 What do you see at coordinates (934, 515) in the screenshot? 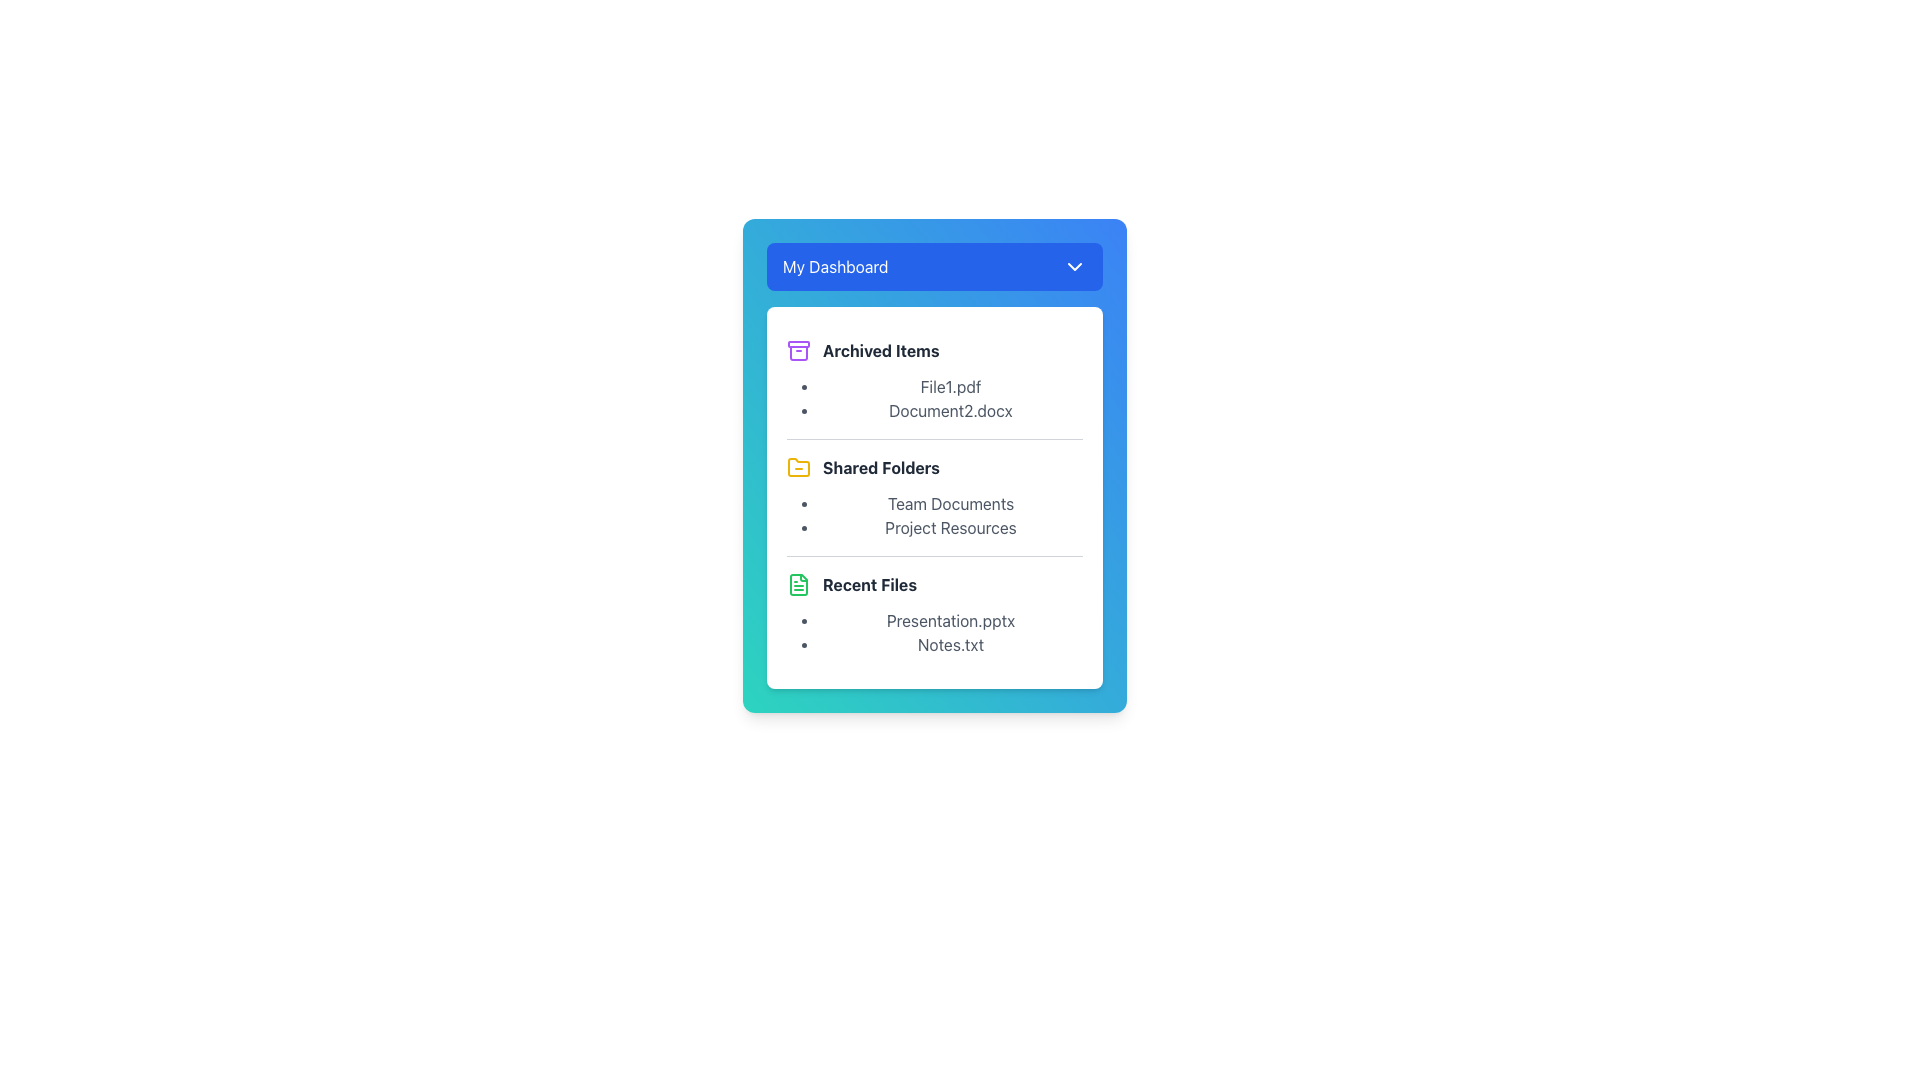
I see `items displayed in the bulleted list of shared folders, which includes 'Team Documents' and 'Project Resources', located below the 'Shared Folders' header` at bounding box center [934, 515].